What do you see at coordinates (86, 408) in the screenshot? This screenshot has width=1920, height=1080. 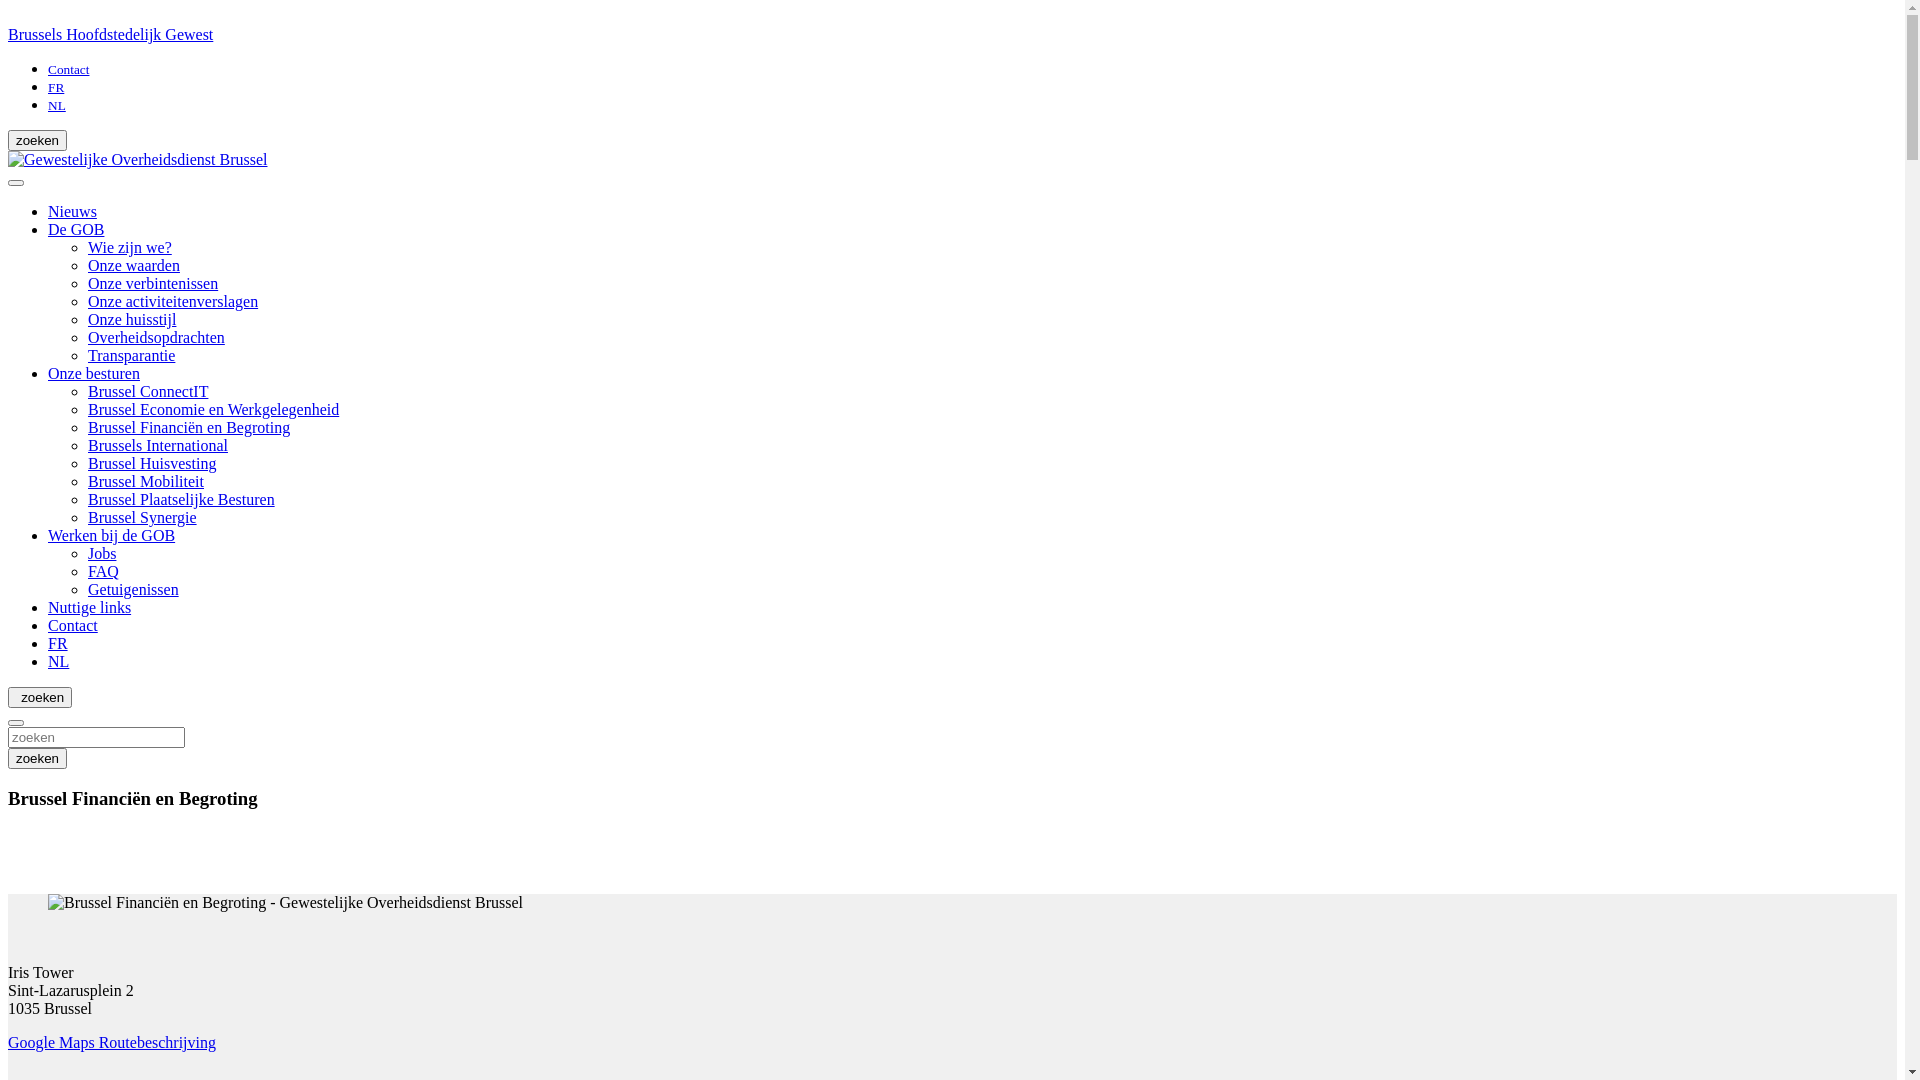 I see `'Brussel Economie en Werkgelegenheid'` at bounding box center [86, 408].